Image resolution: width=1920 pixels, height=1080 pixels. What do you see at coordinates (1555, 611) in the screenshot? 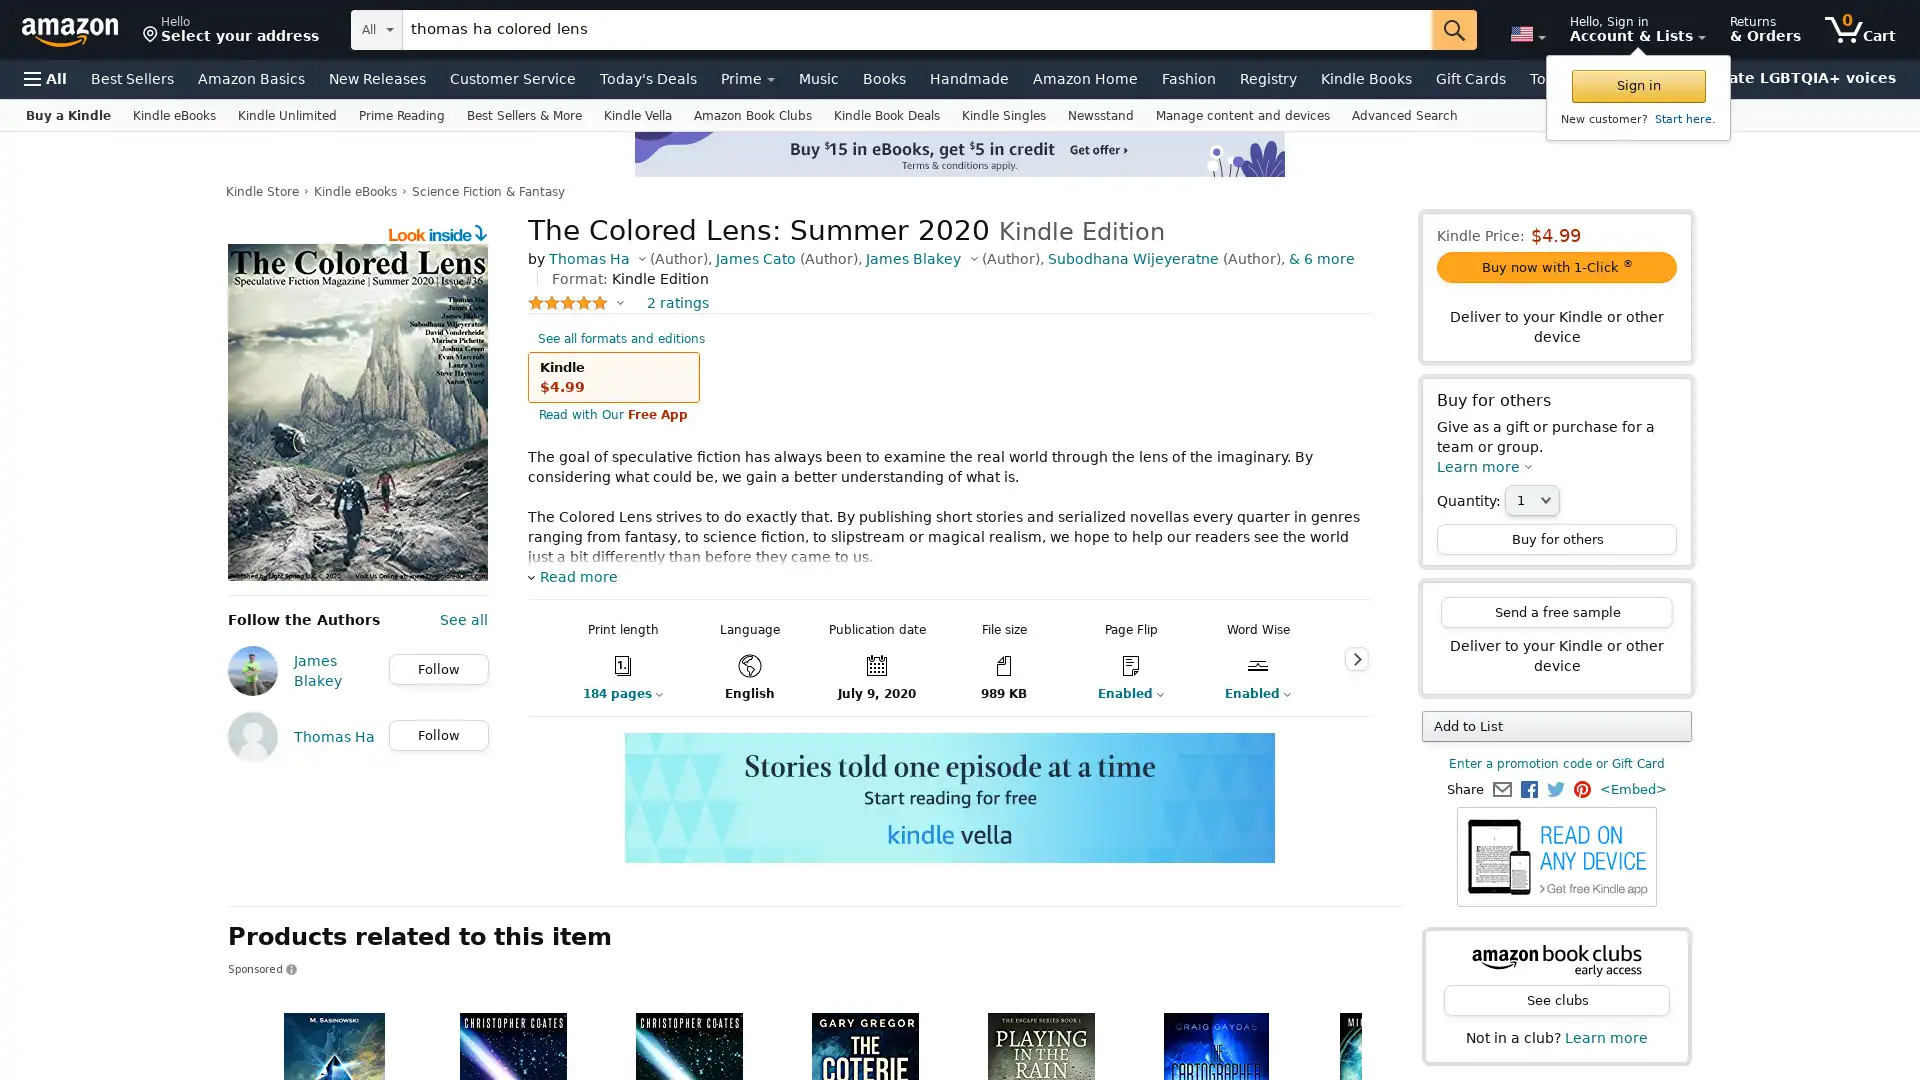
I see `Send a free sample` at bounding box center [1555, 611].